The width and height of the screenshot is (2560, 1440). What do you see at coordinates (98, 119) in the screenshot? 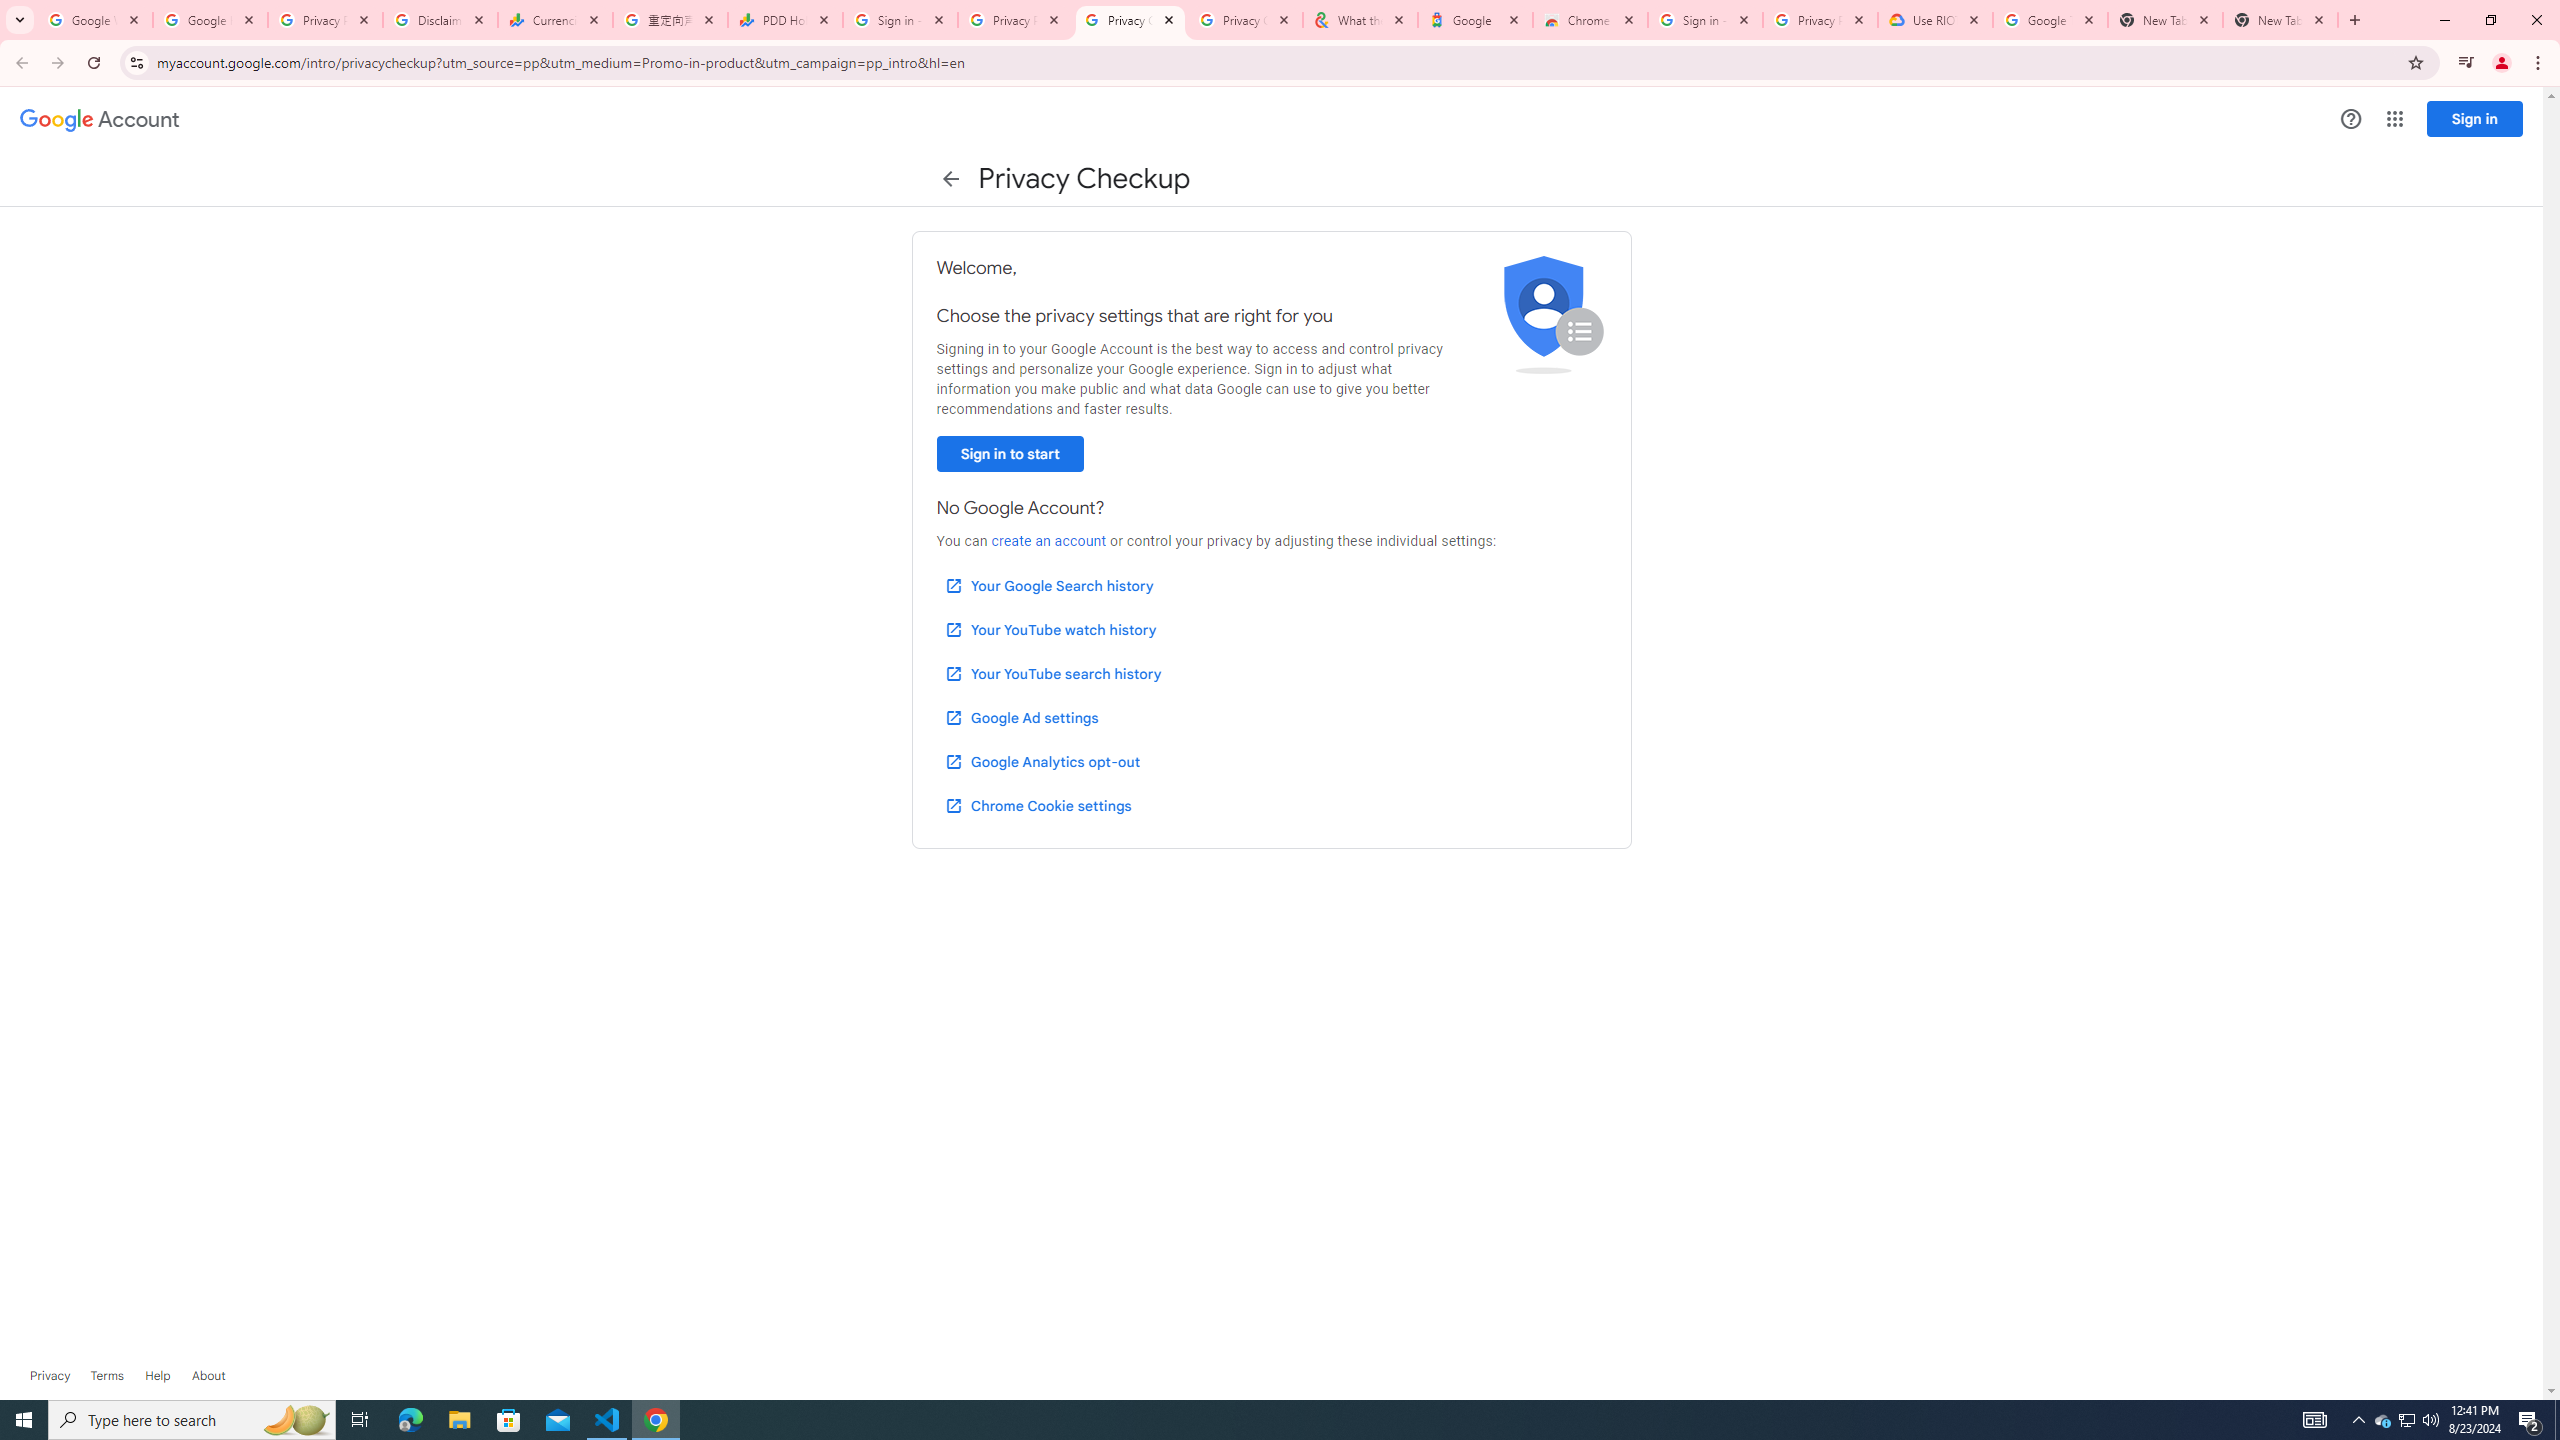
I see `'Google Account settings'` at bounding box center [98, 119].